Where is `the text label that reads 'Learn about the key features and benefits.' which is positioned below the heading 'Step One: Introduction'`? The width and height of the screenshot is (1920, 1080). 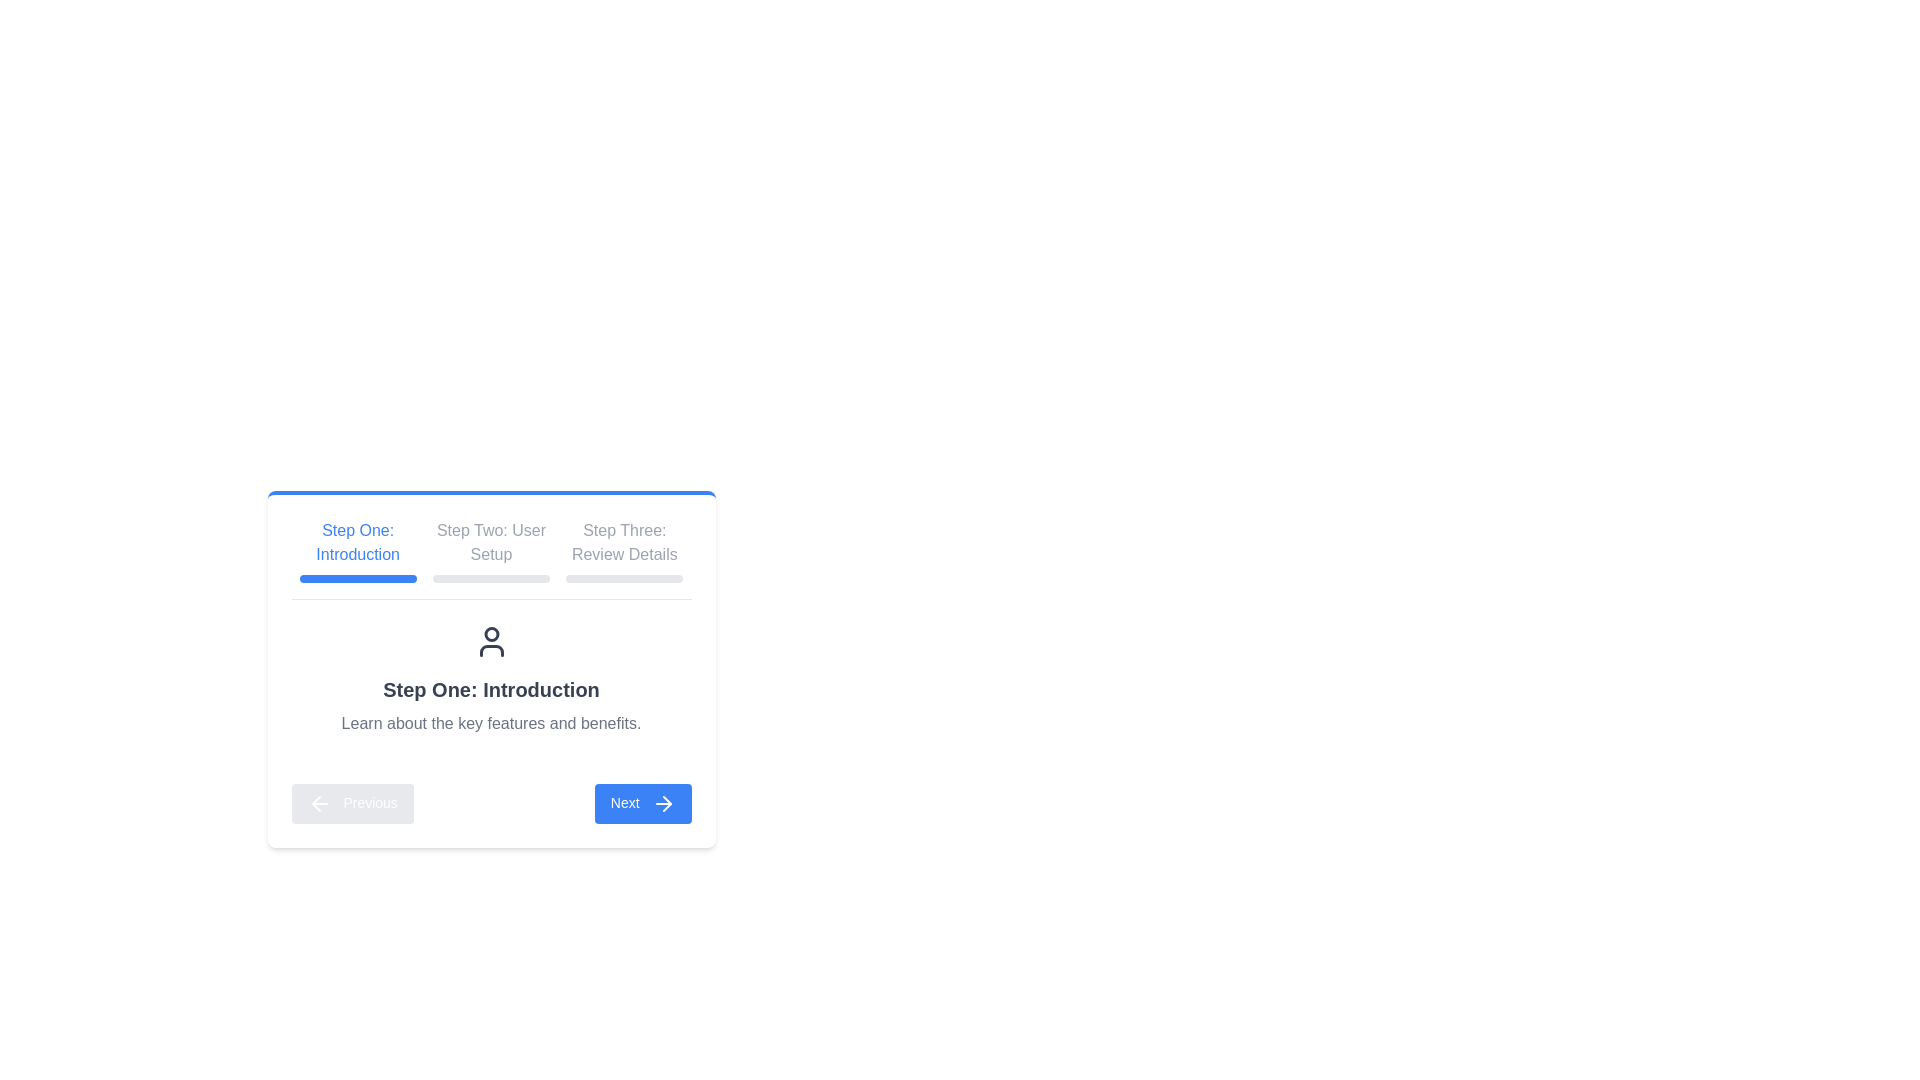 the text label that reads 'Learn about the key features and benefits.' which is positioned below the heading 'Step One: Introduction' is located at coordinates (491, 724).